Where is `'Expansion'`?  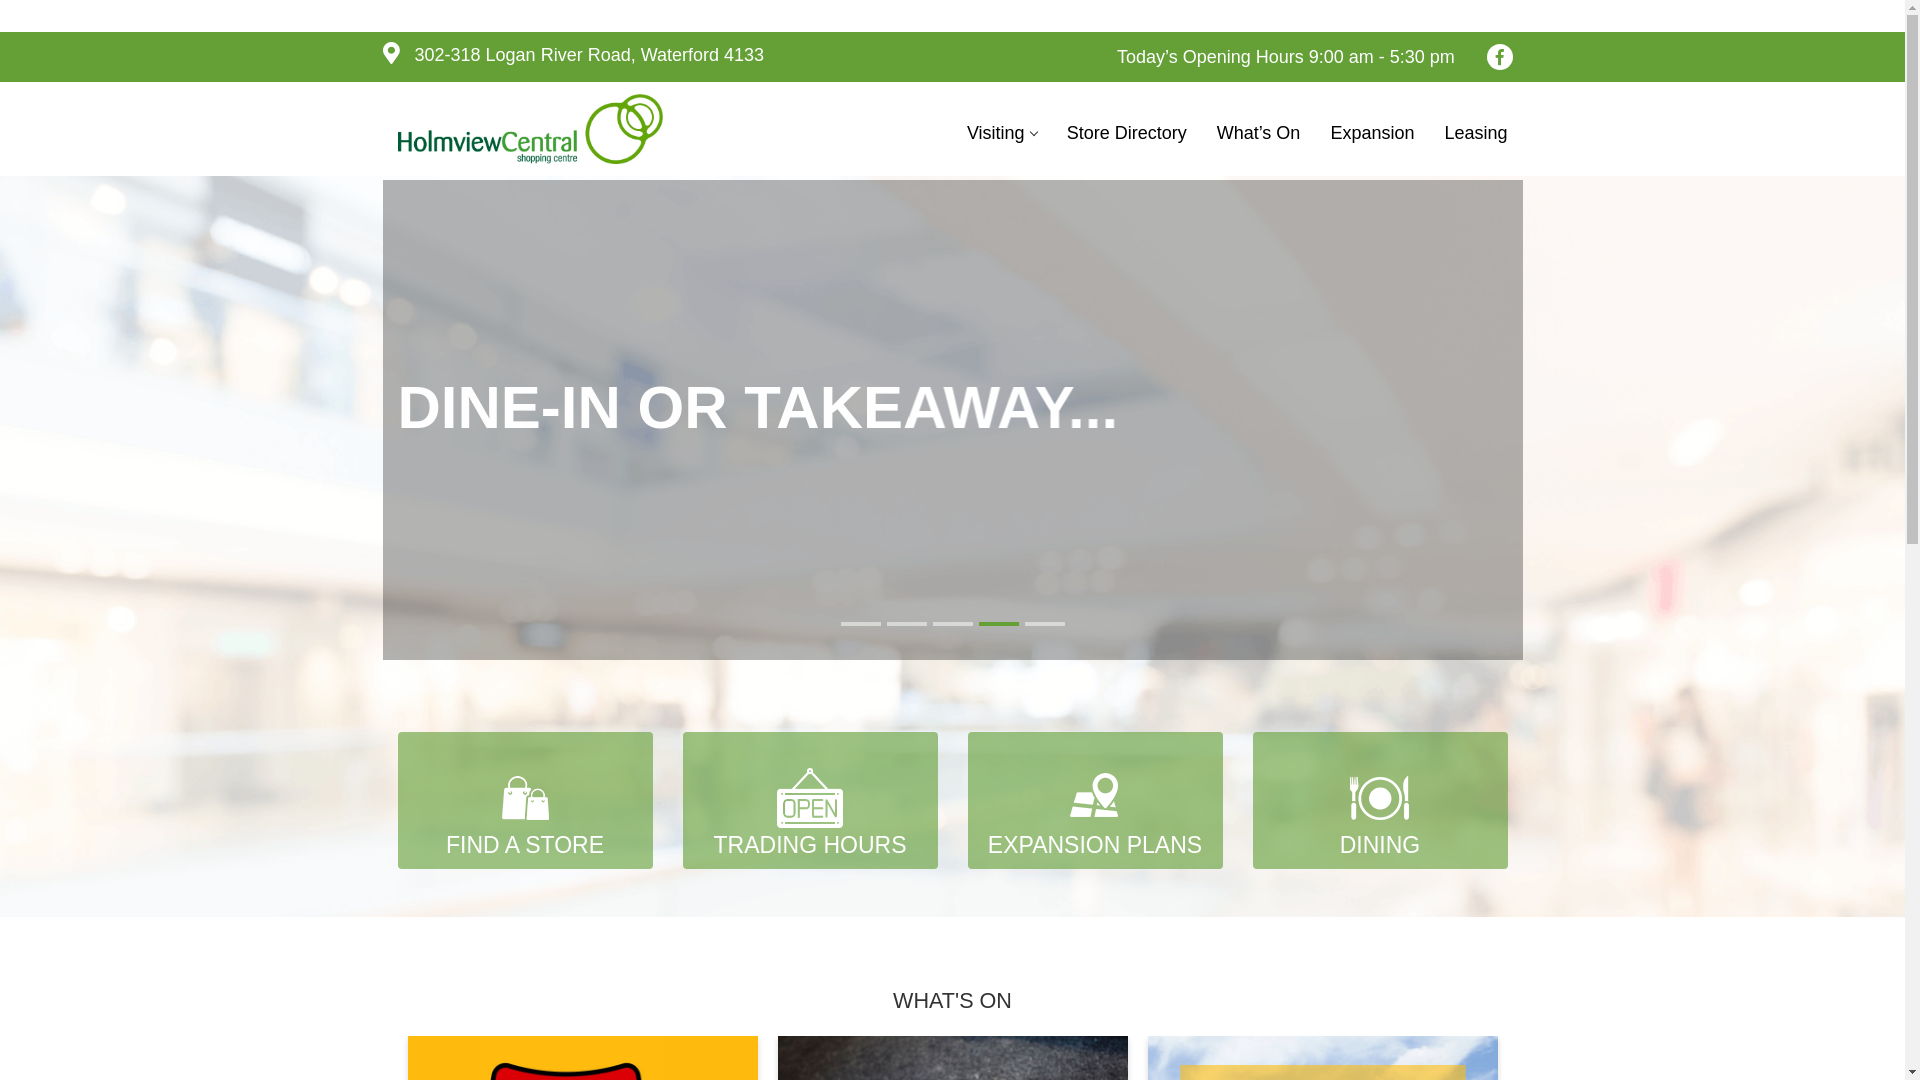 'Expansion' is located at coordinates (1371, 131).